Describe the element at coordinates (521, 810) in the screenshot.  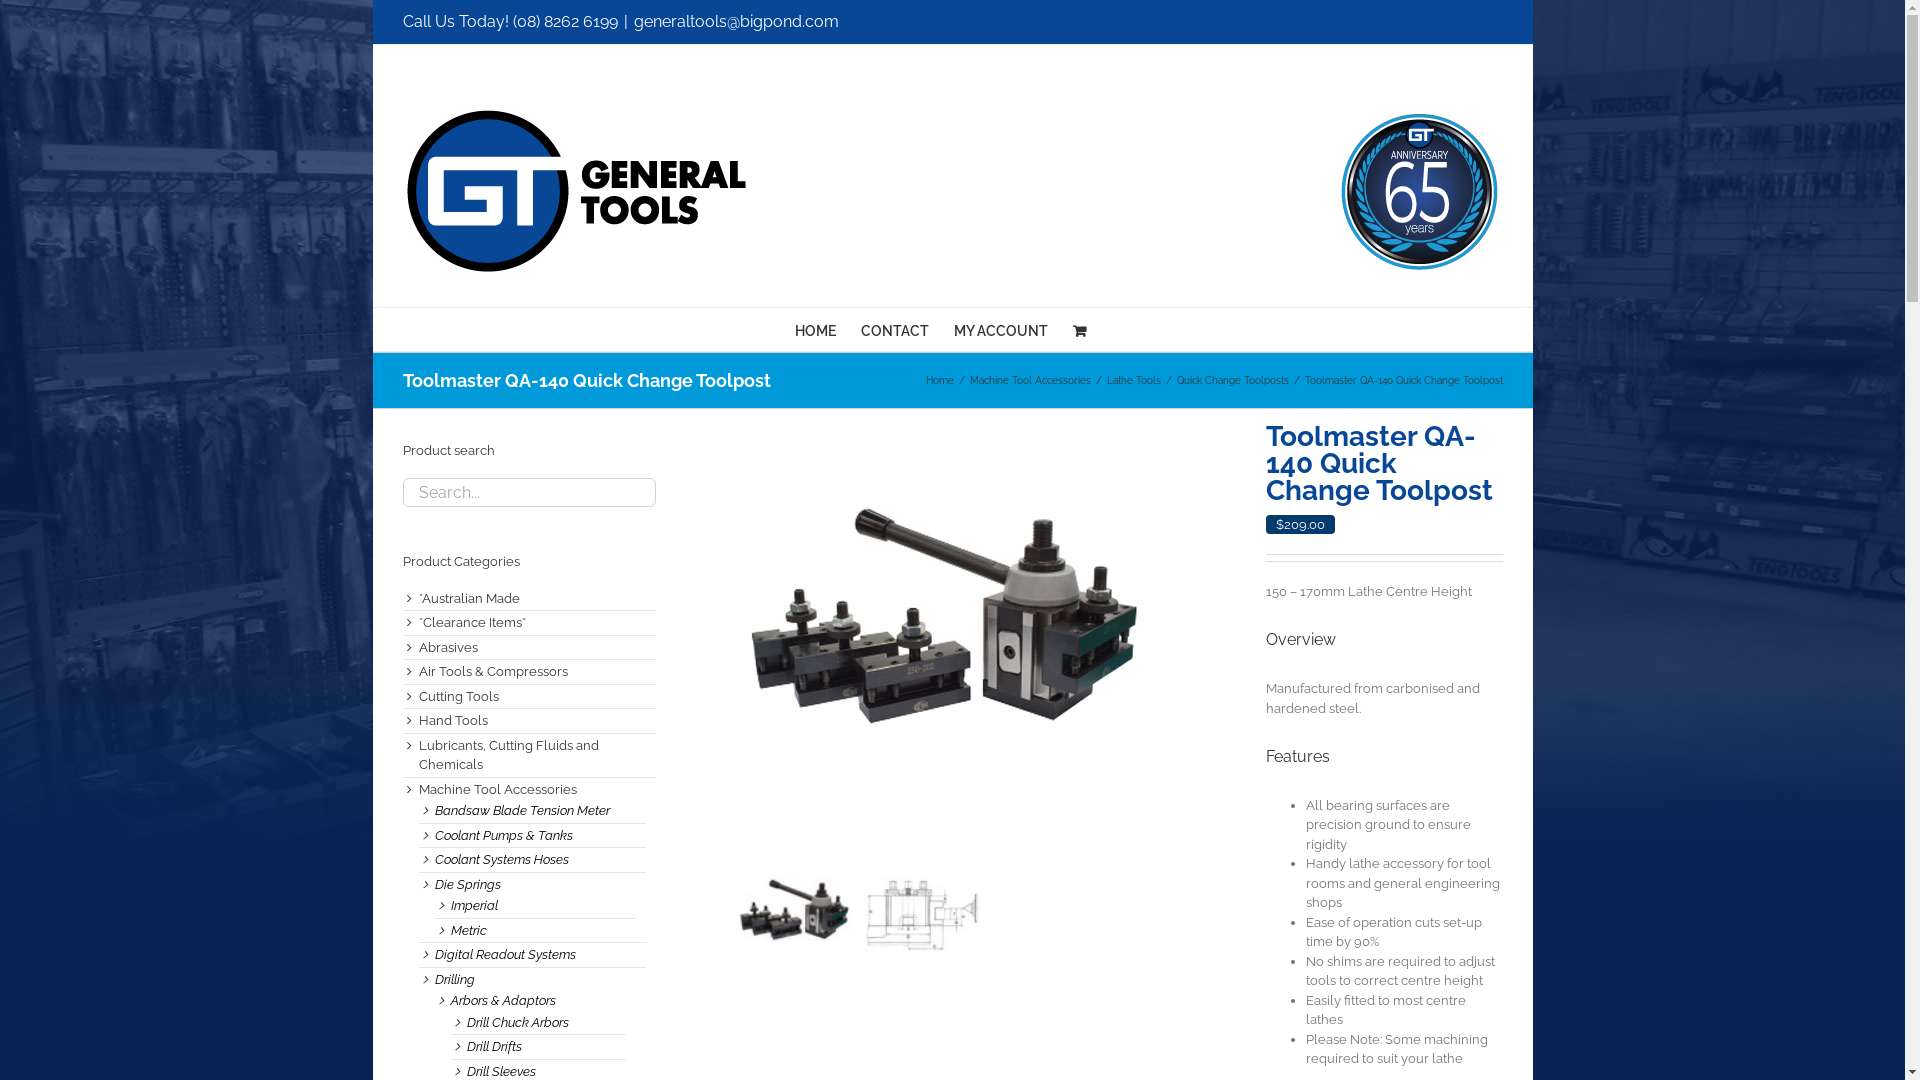
I see `'Bandsaw Blade Tension Meter'` at that location.